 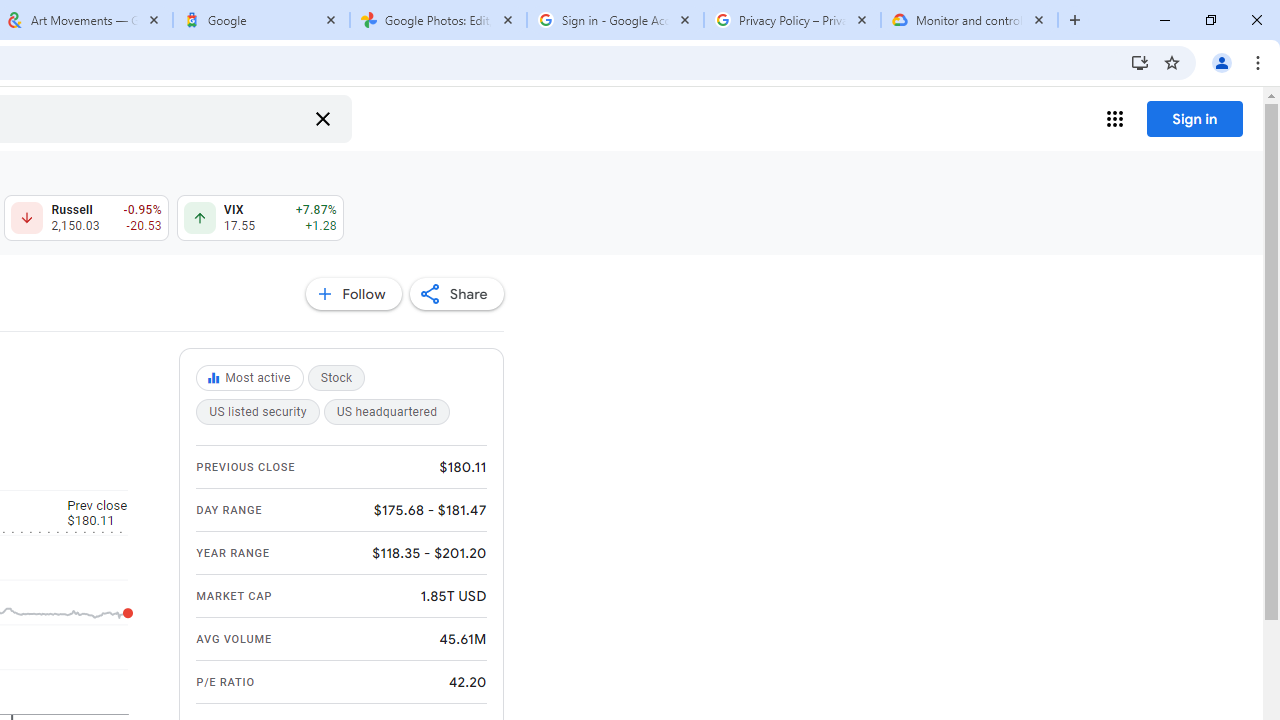 What do you see at coordinates (259, 218) in the screenshot?
I see `'VIX 17.55 Up by 7.87% +1.28'` at bounding box center [259, 218].